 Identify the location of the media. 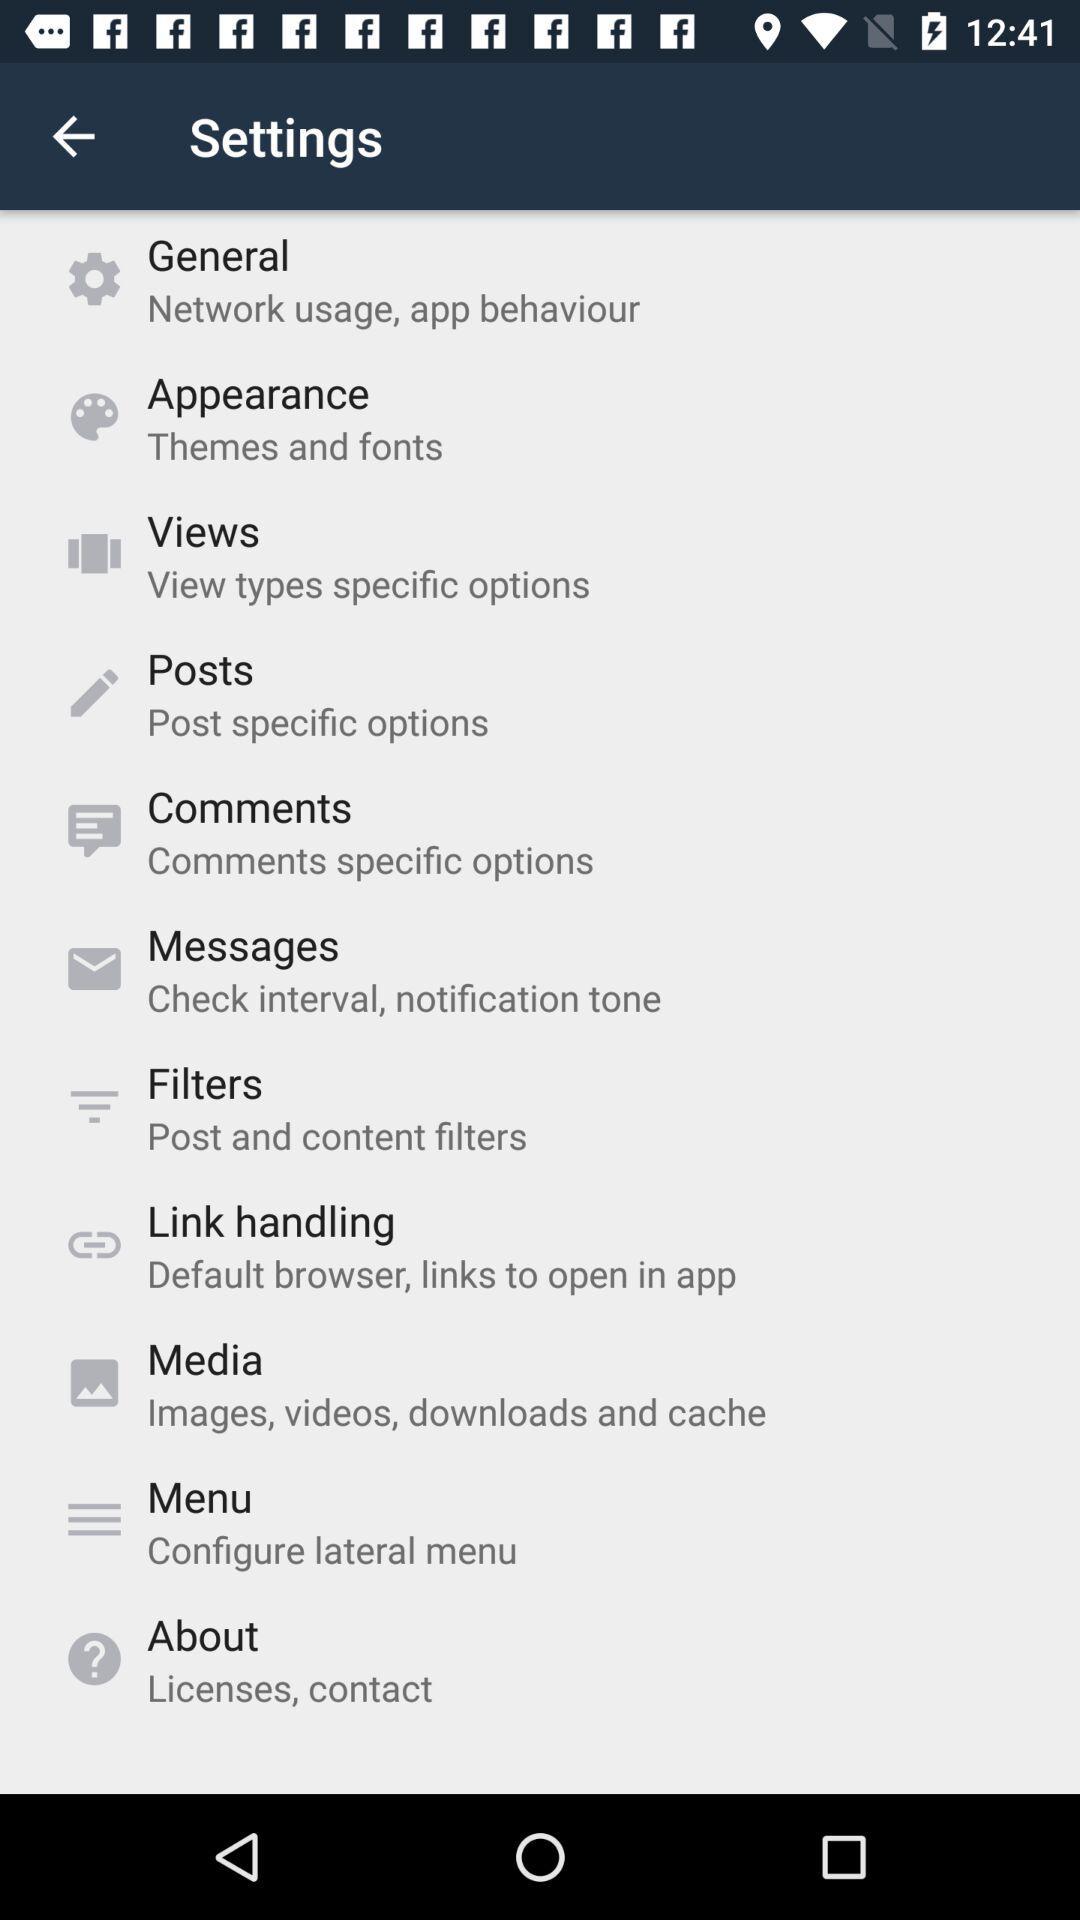
(205, 1358).